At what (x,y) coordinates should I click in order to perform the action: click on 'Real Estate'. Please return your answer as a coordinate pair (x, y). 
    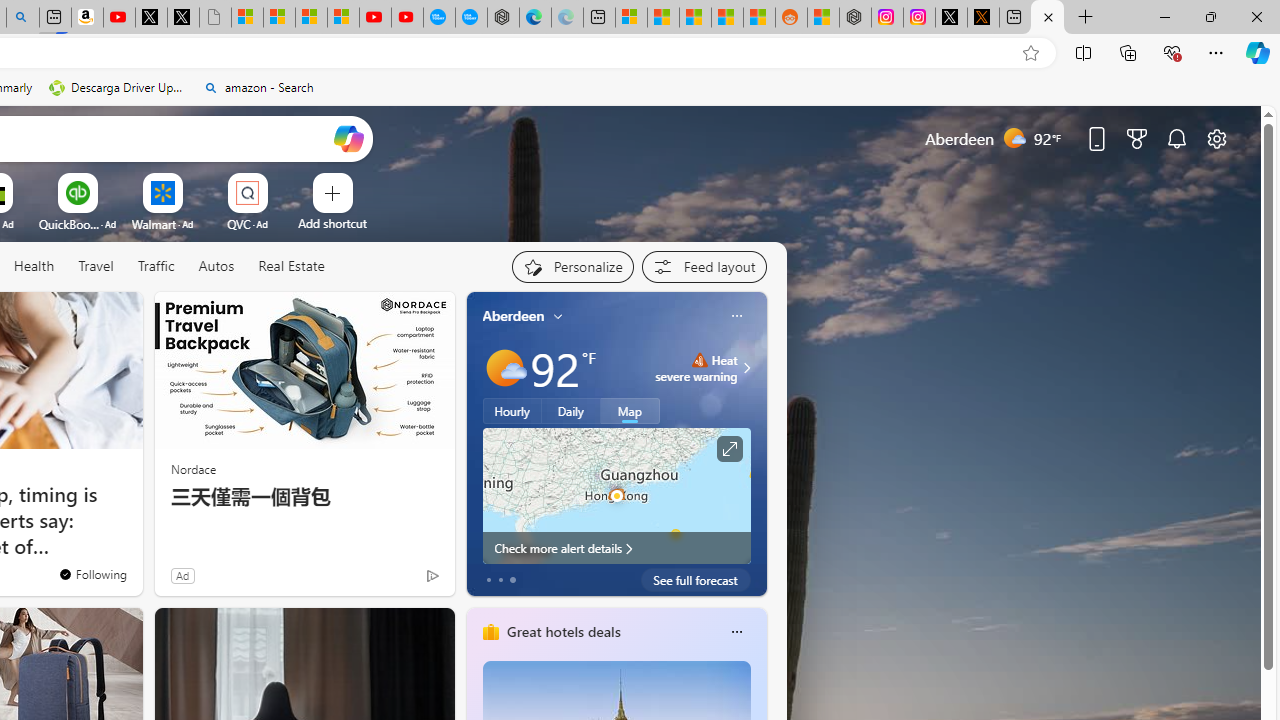
    Looking at the image, I should click on (290, 265).